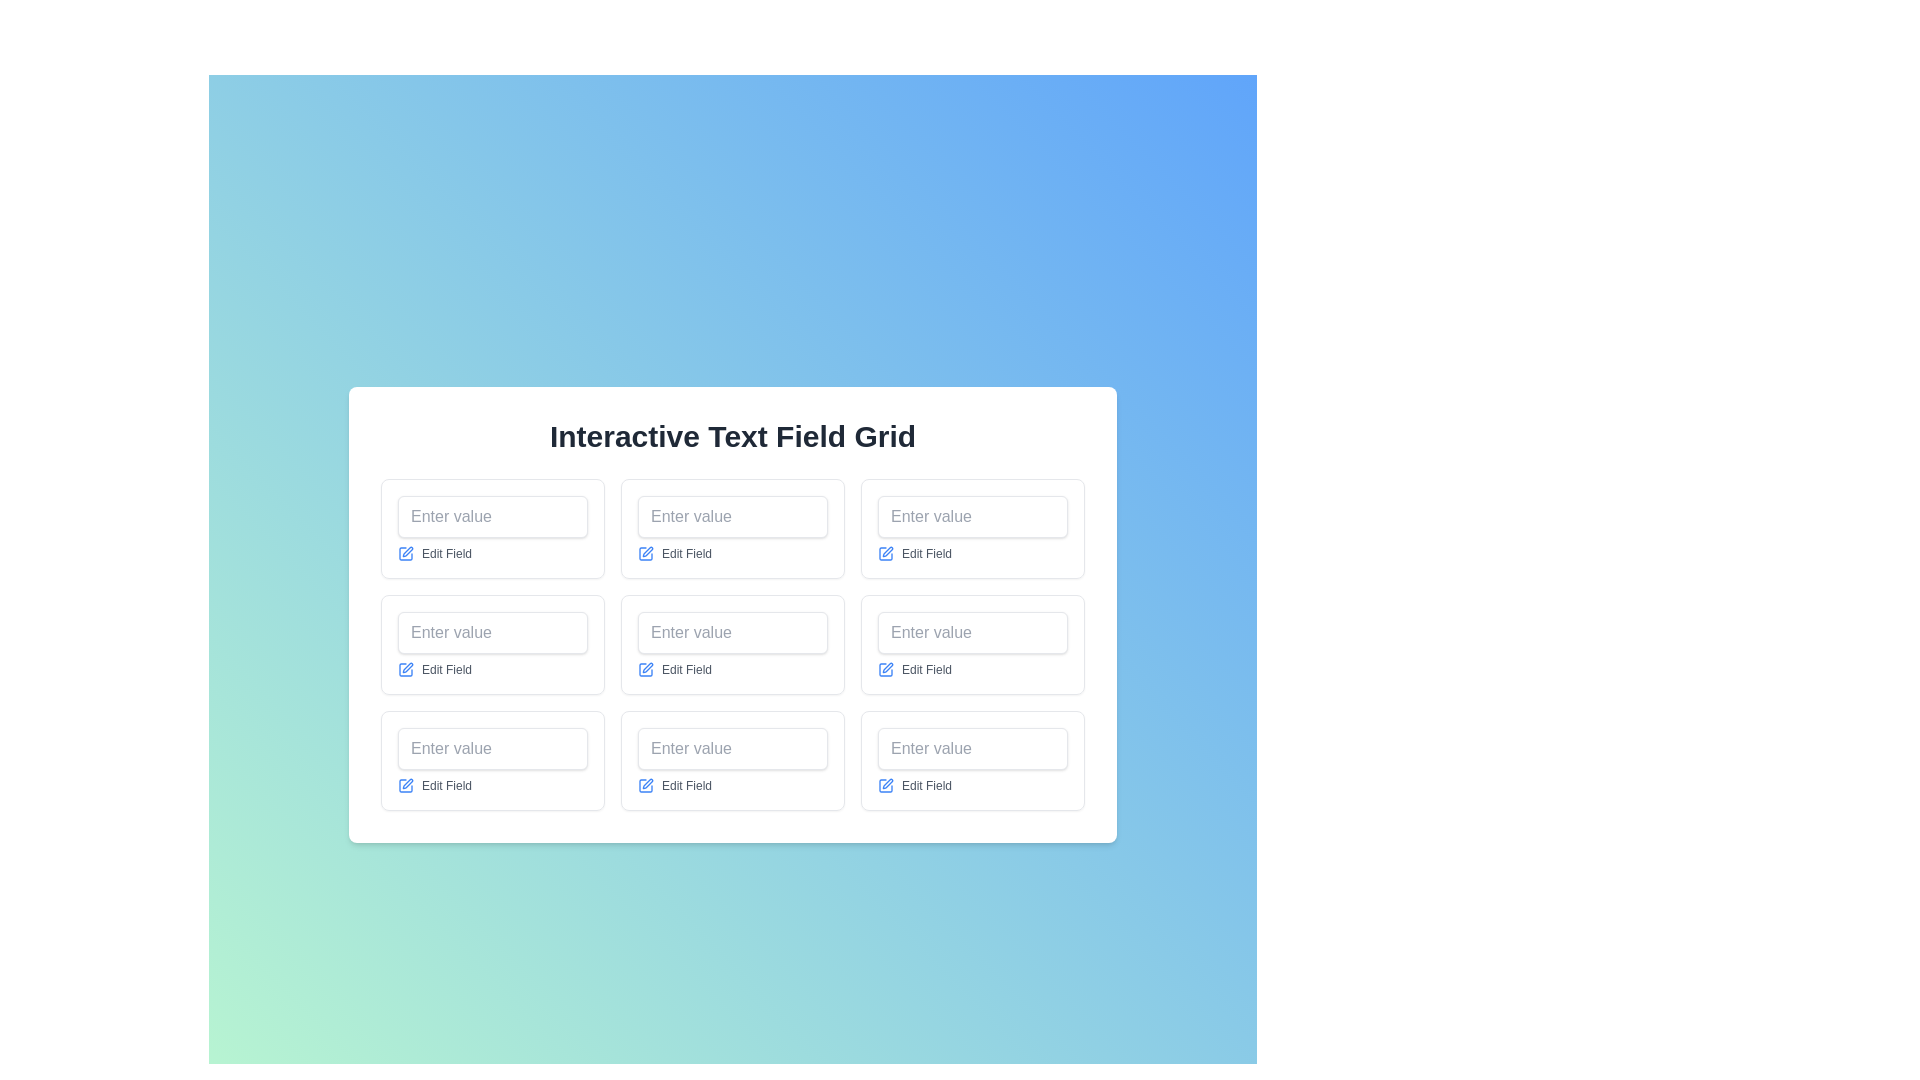 The width and height of the screenshot is (1920, 1080). Describe the element at coordinates (405, 554) in the screenshot. I see `the icon located below the 'Enter value' input field, which signifies the functionality of the 'Edit Field' label` at that location.